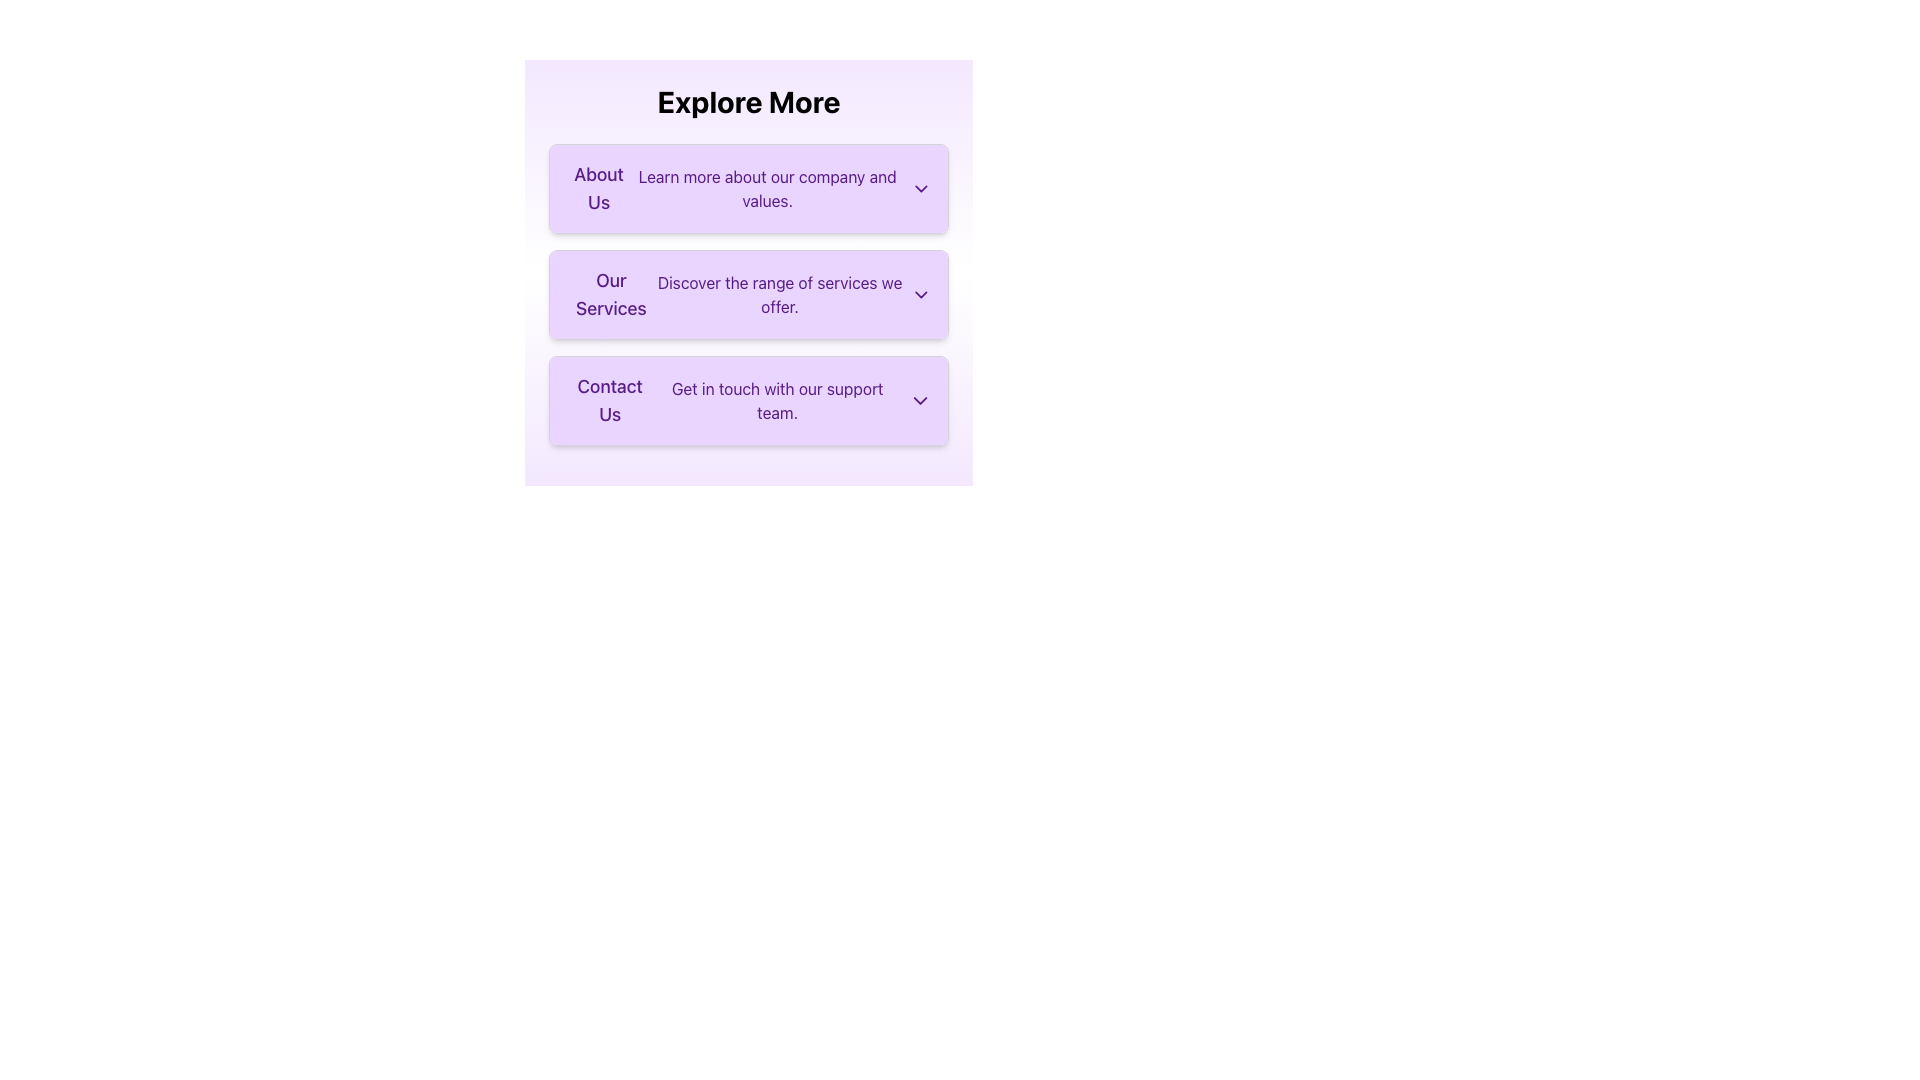  What do you see at coordinates (920, 189) in the screenshot?
I see `the chevron icon located on the far right side of the 'About Us' section` at bounding box center [920, 189].